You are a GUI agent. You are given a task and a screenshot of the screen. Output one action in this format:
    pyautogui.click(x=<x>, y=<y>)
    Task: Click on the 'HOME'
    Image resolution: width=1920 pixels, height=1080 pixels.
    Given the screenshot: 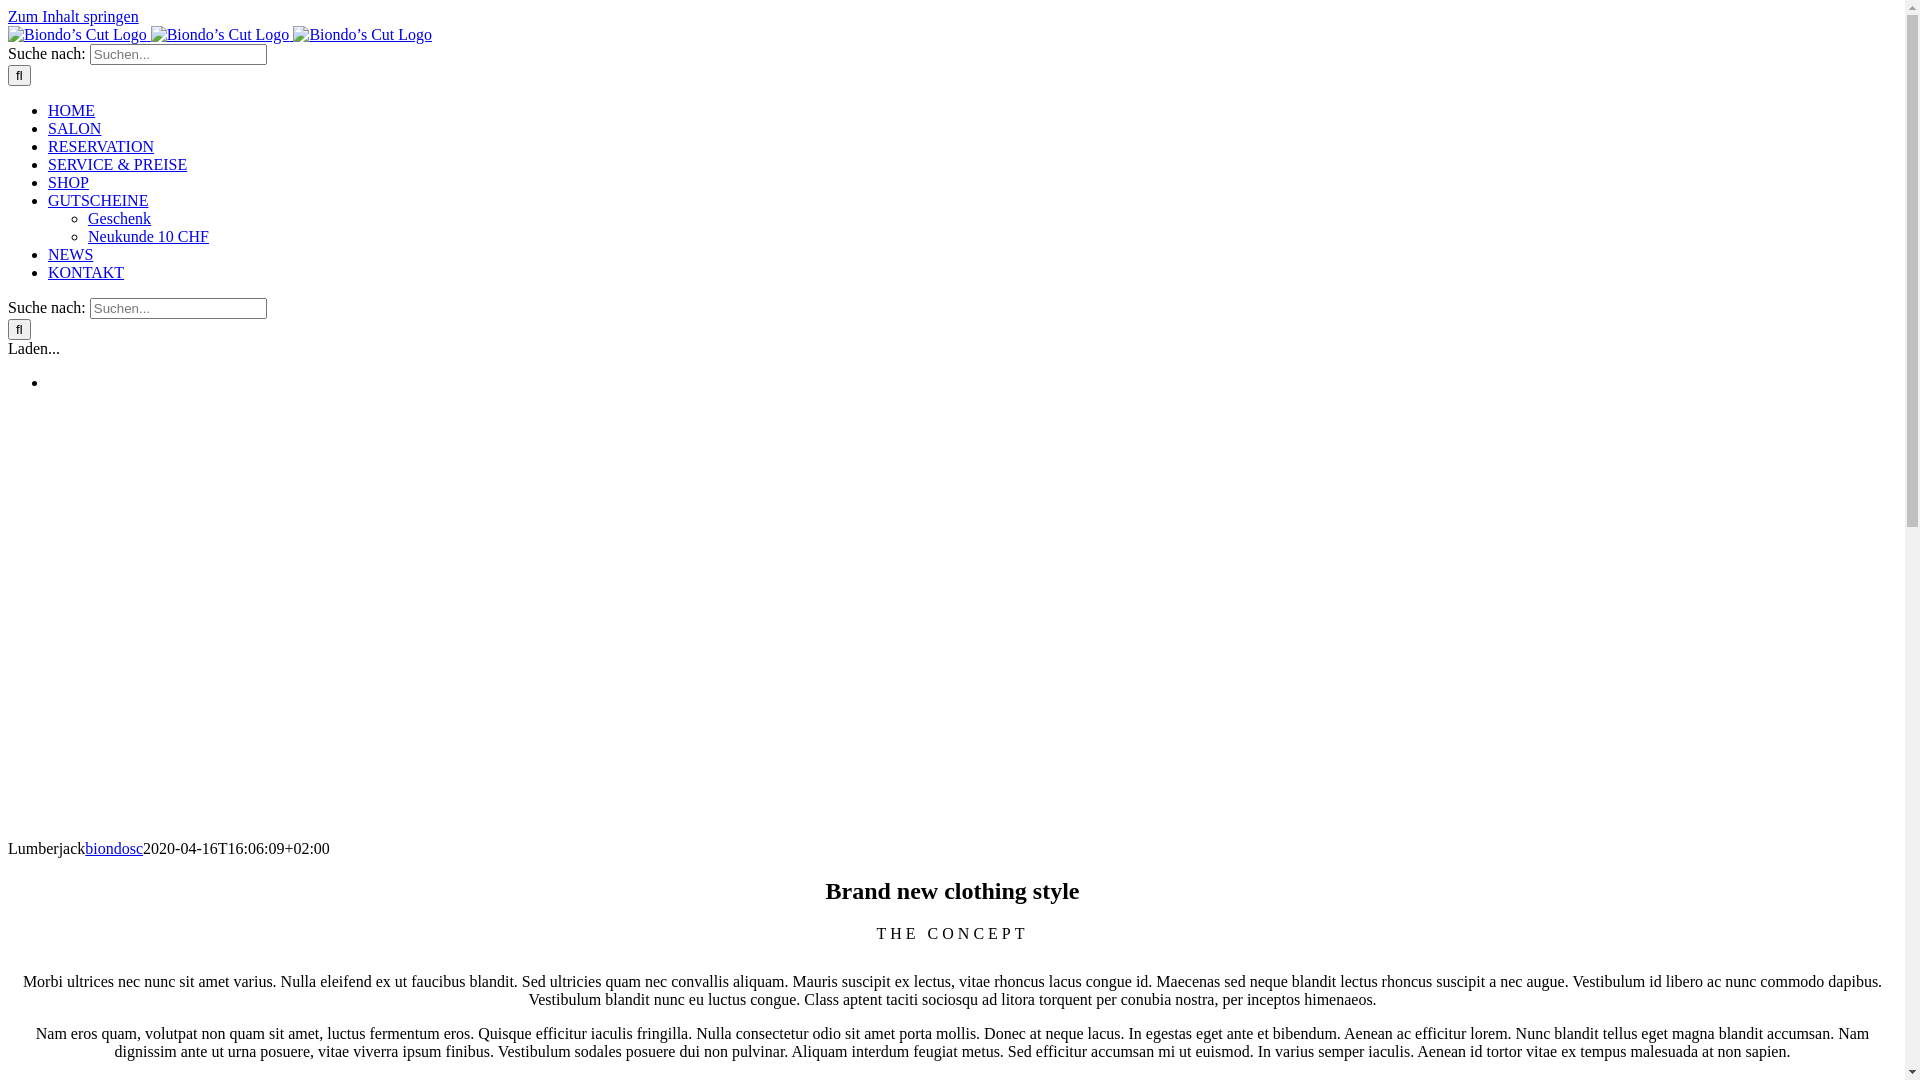 What is the action you would take?
    pyautogui.click(x=71, y=110)
    